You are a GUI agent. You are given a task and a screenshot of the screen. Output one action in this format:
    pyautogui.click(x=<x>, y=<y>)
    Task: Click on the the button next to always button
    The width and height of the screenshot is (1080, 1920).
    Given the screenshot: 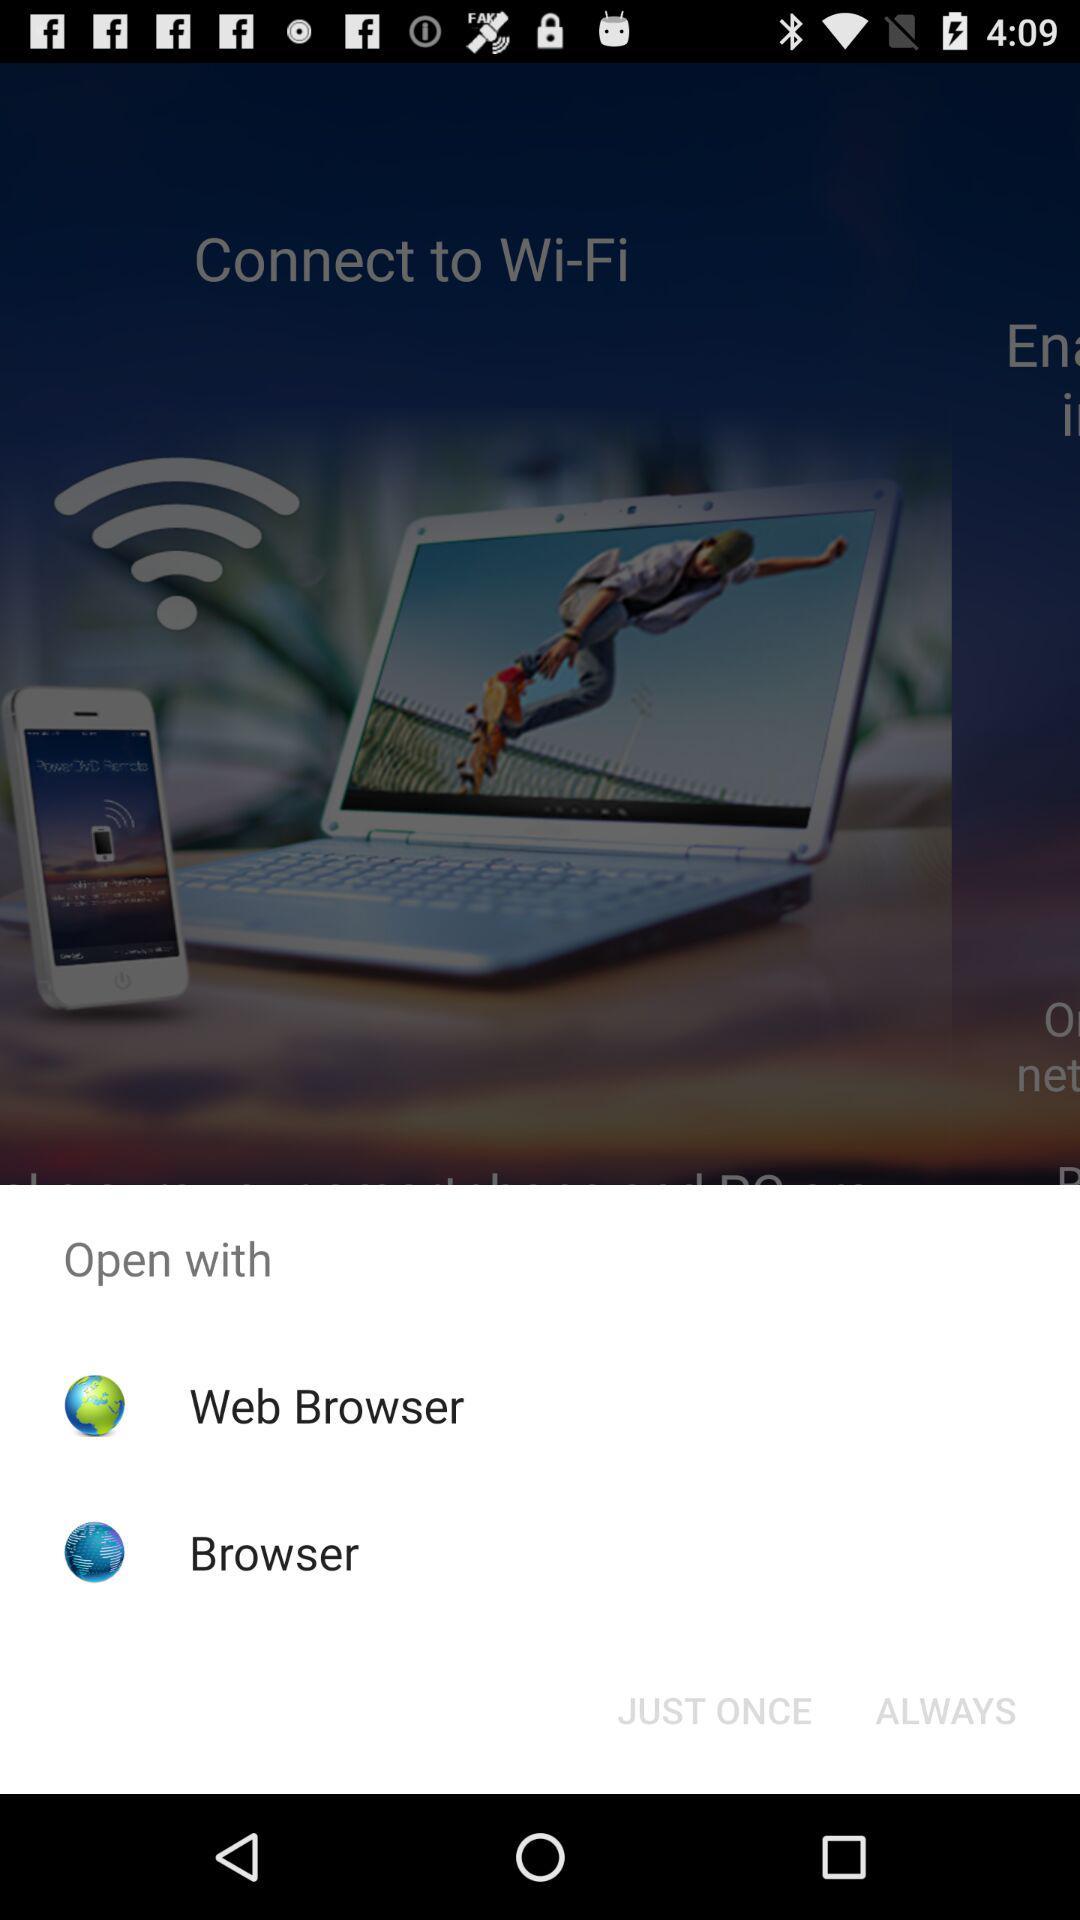 What is the action you would take?
    pyautogui.click(x=713, y=1708)
    